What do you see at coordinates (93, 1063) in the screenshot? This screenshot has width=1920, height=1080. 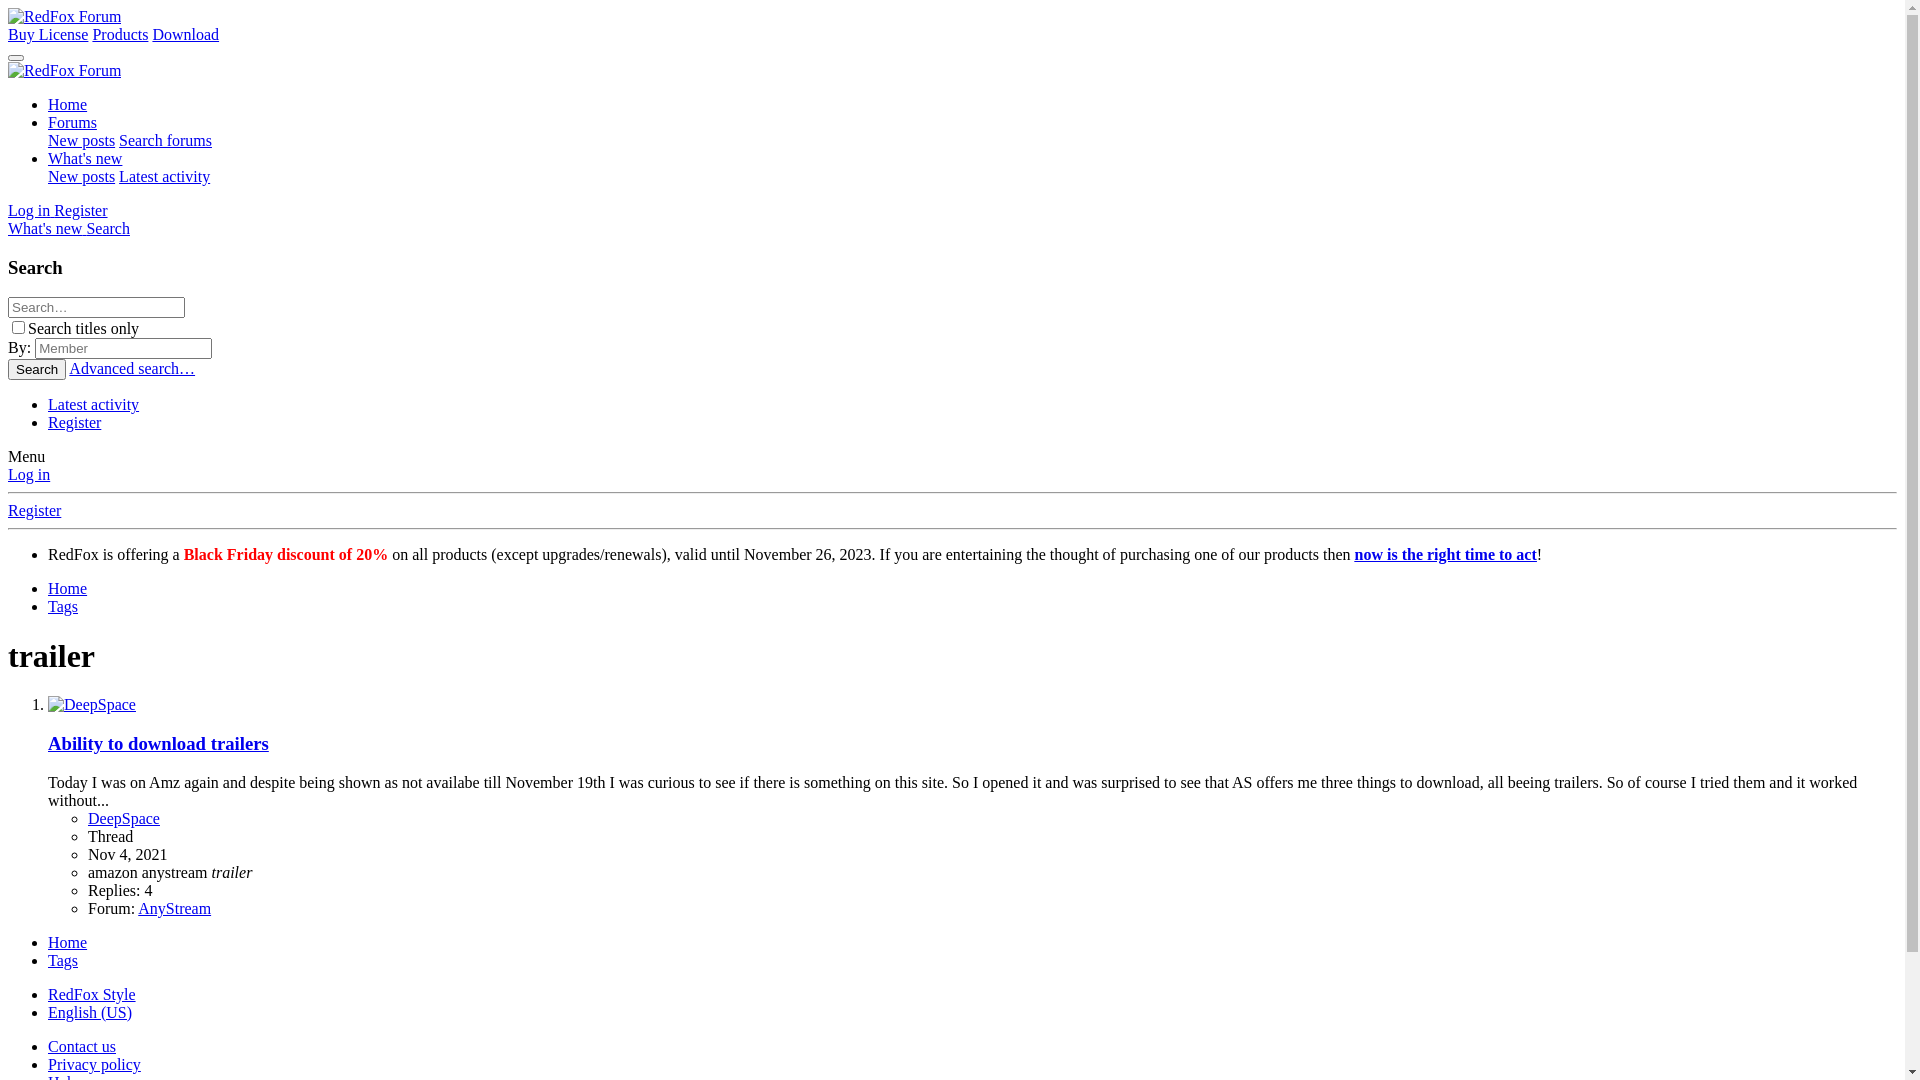 I see `'Privacy policy'` at bounding box center [93, 1063].